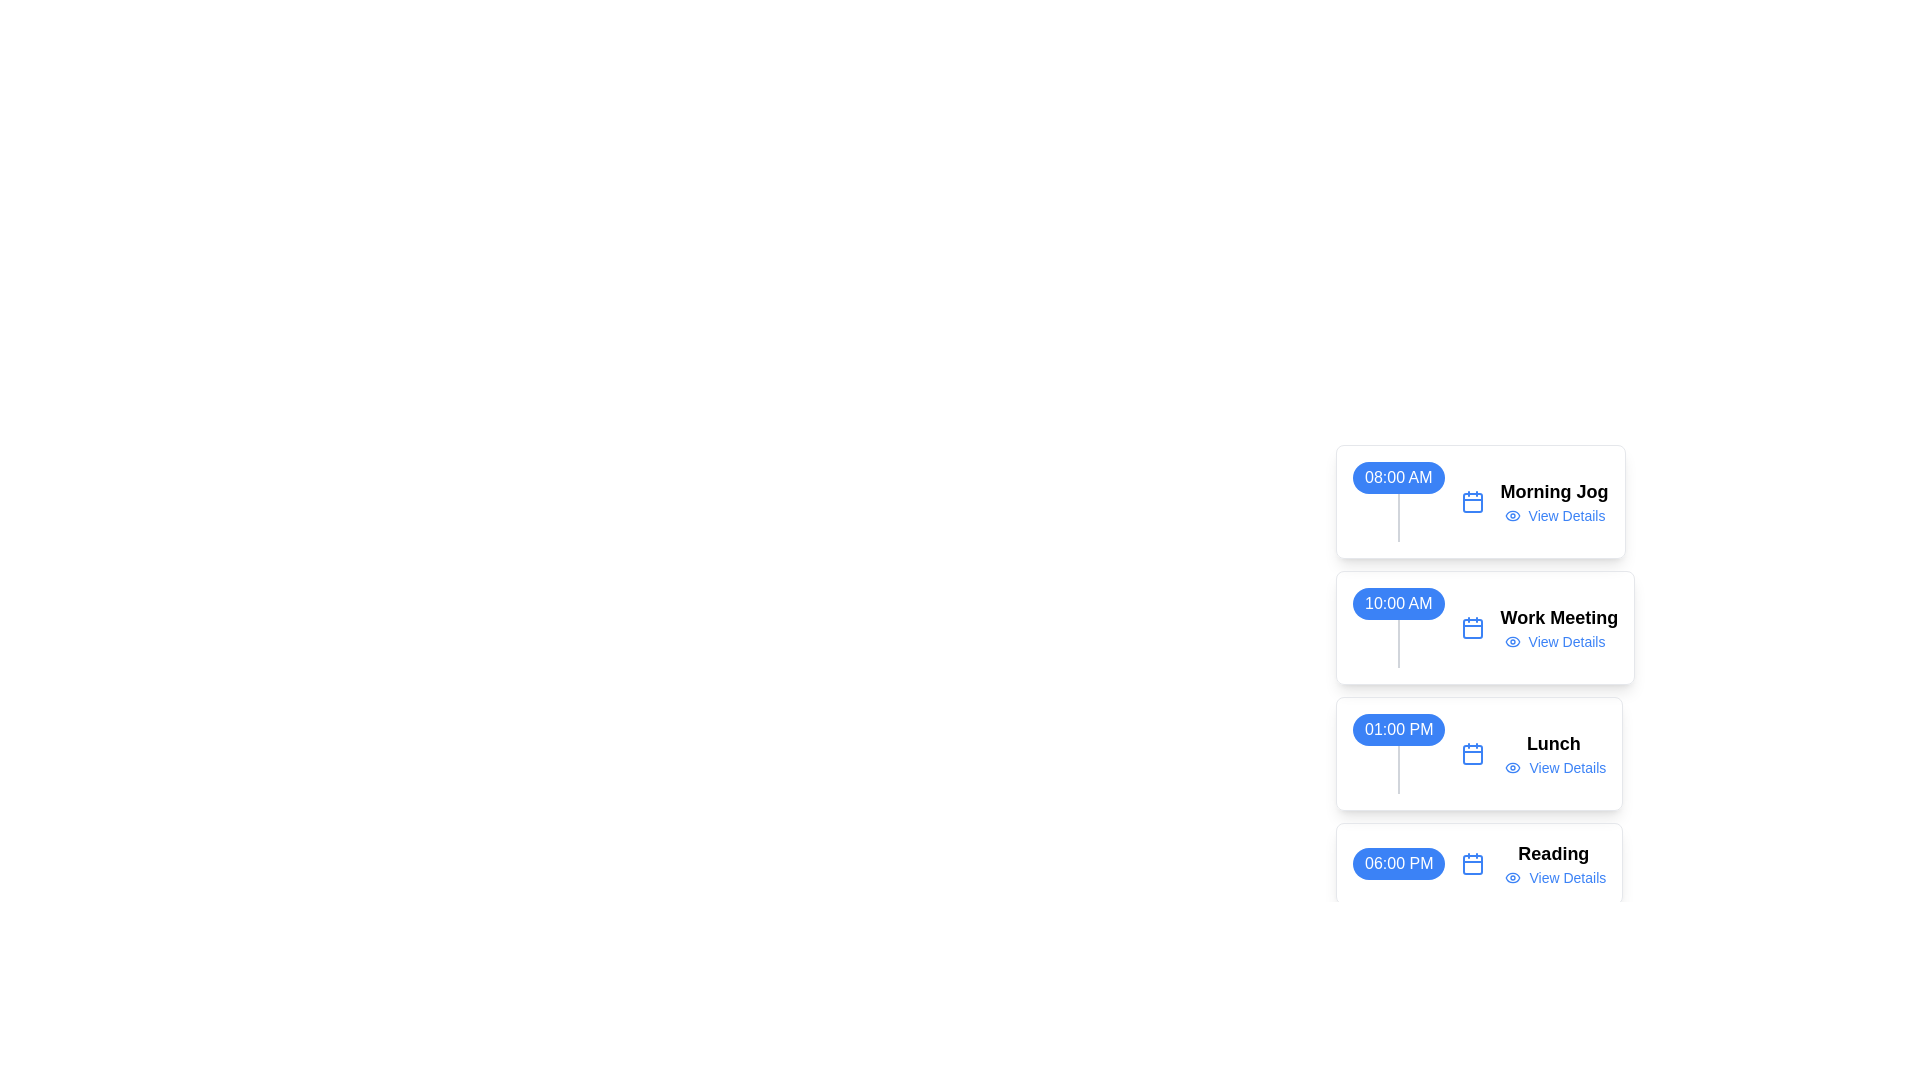  I want to click on the text label indicating 'Work Meeting', so click(1558, 616).